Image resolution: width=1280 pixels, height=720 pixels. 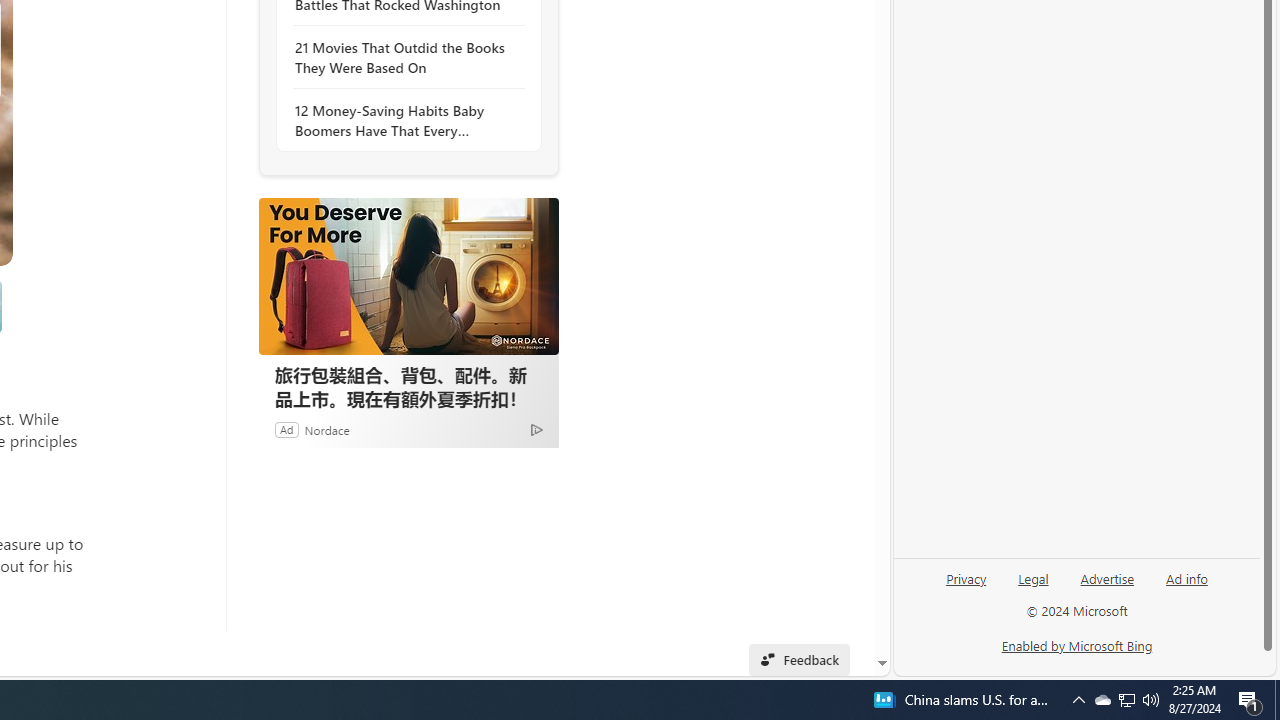 What do you see at coordinates (402, 56) in the screenshot?
I see `'21 Movies That Outdid the Books They Were Based On'` at bounding box center [402, 56].